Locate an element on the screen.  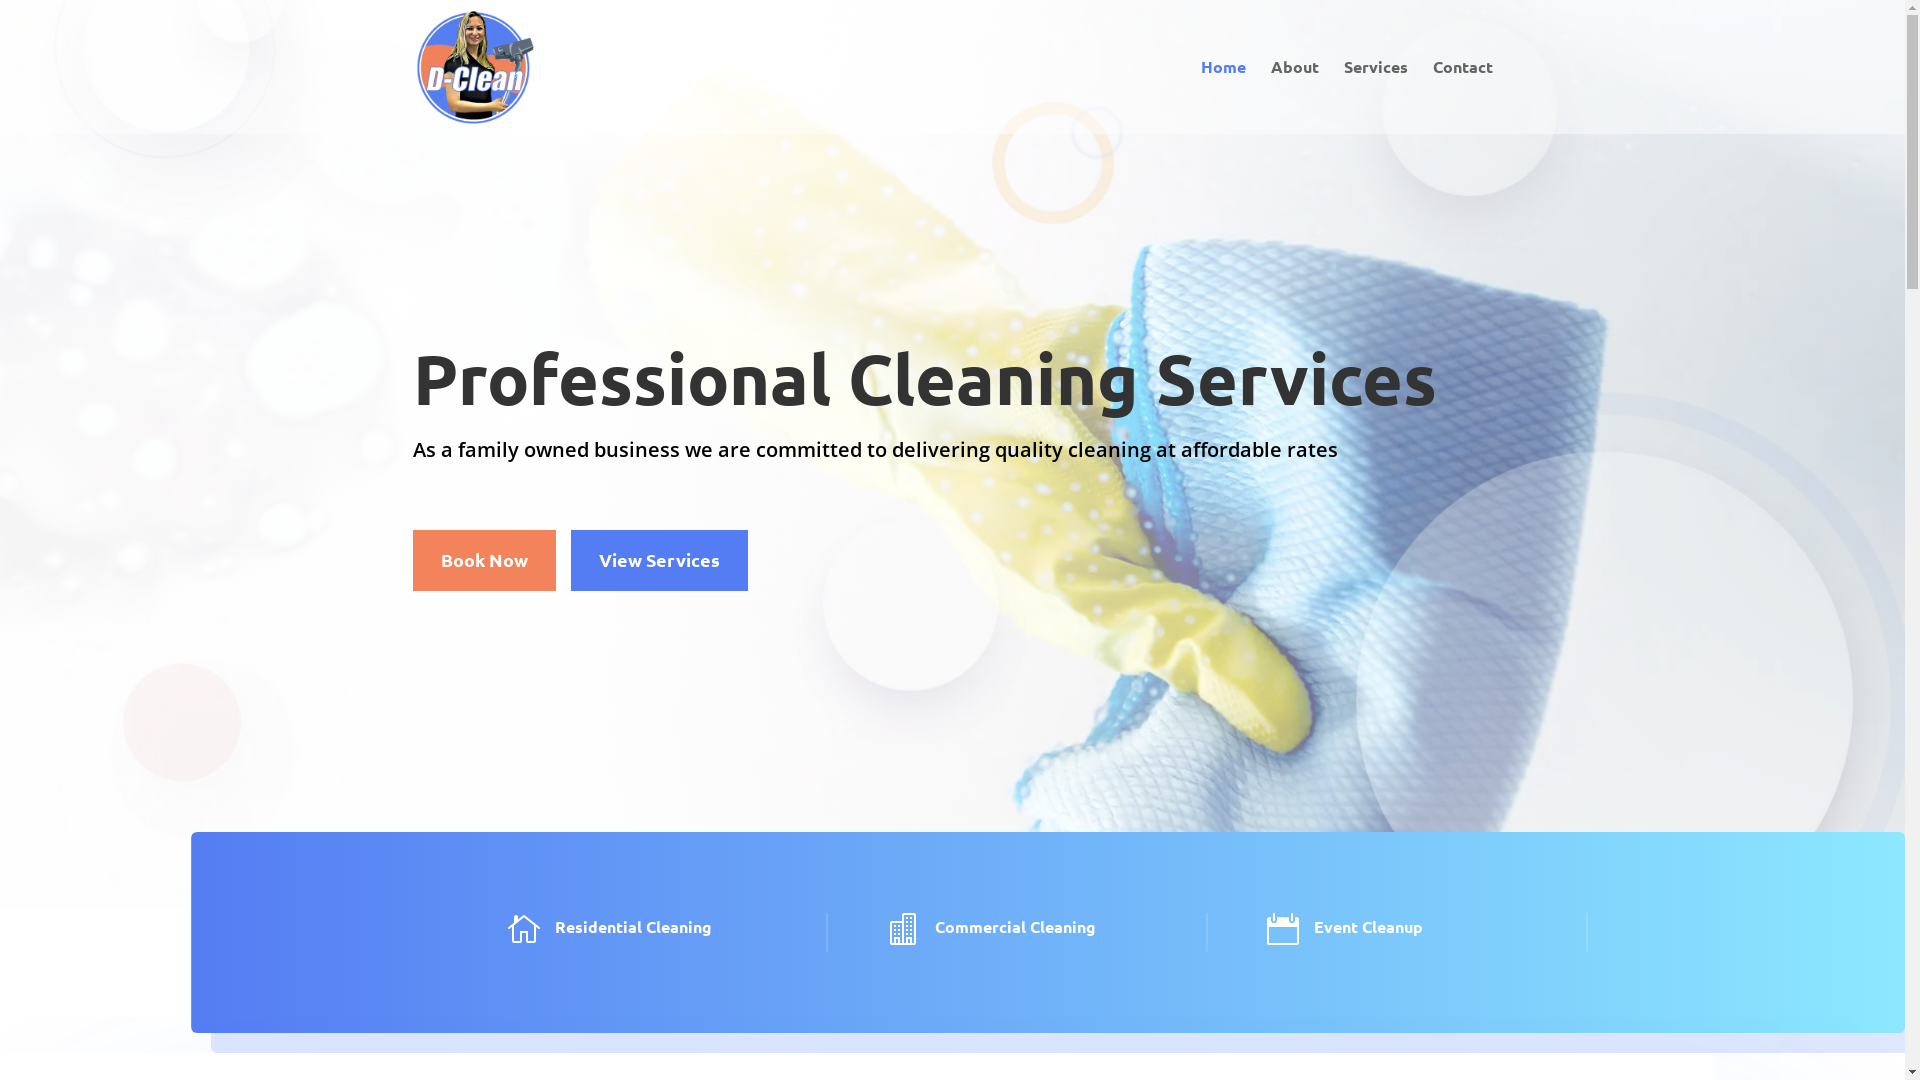
'Book Now' is located at coordinates (483, 560).